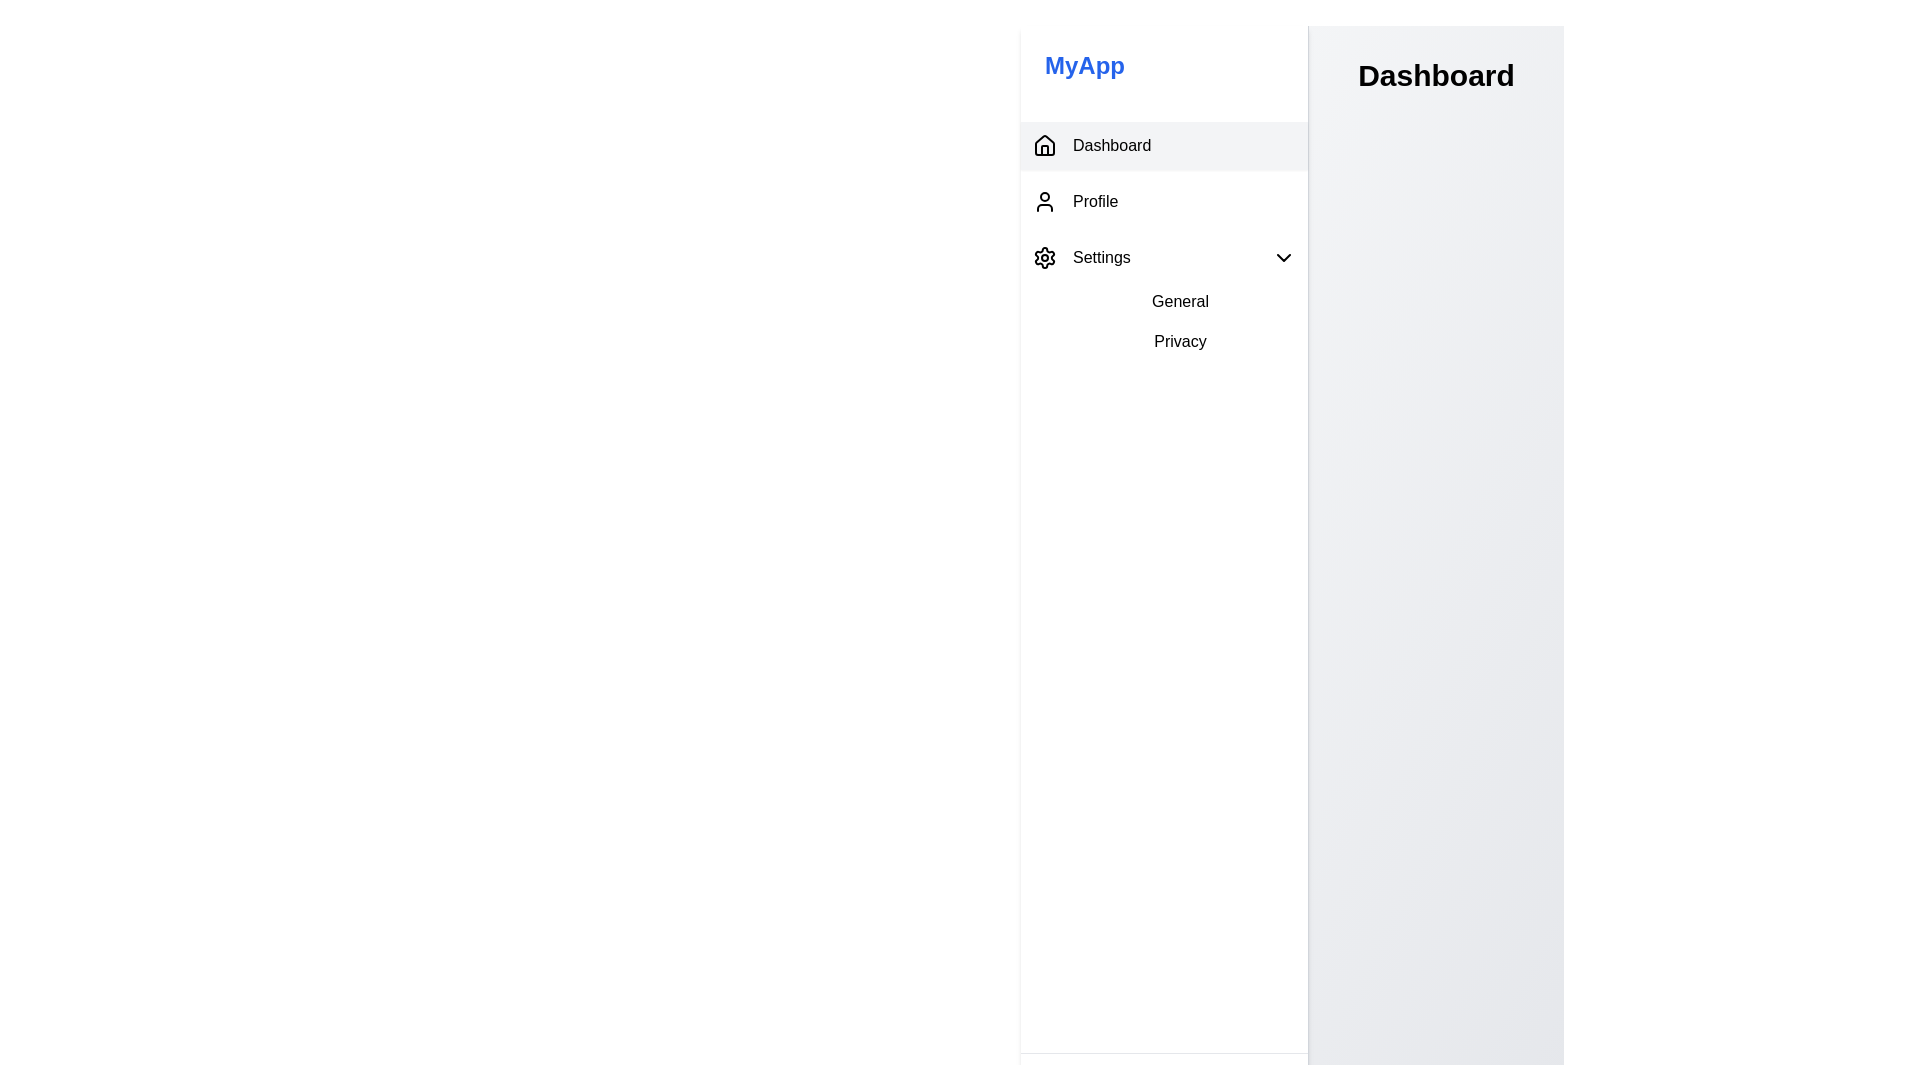  Describe the element at coordinates (1164, 257) in the screenshot. I see `the navigational menu item located below 'Profile' and above 'General' and 'Privacy'` at that location.